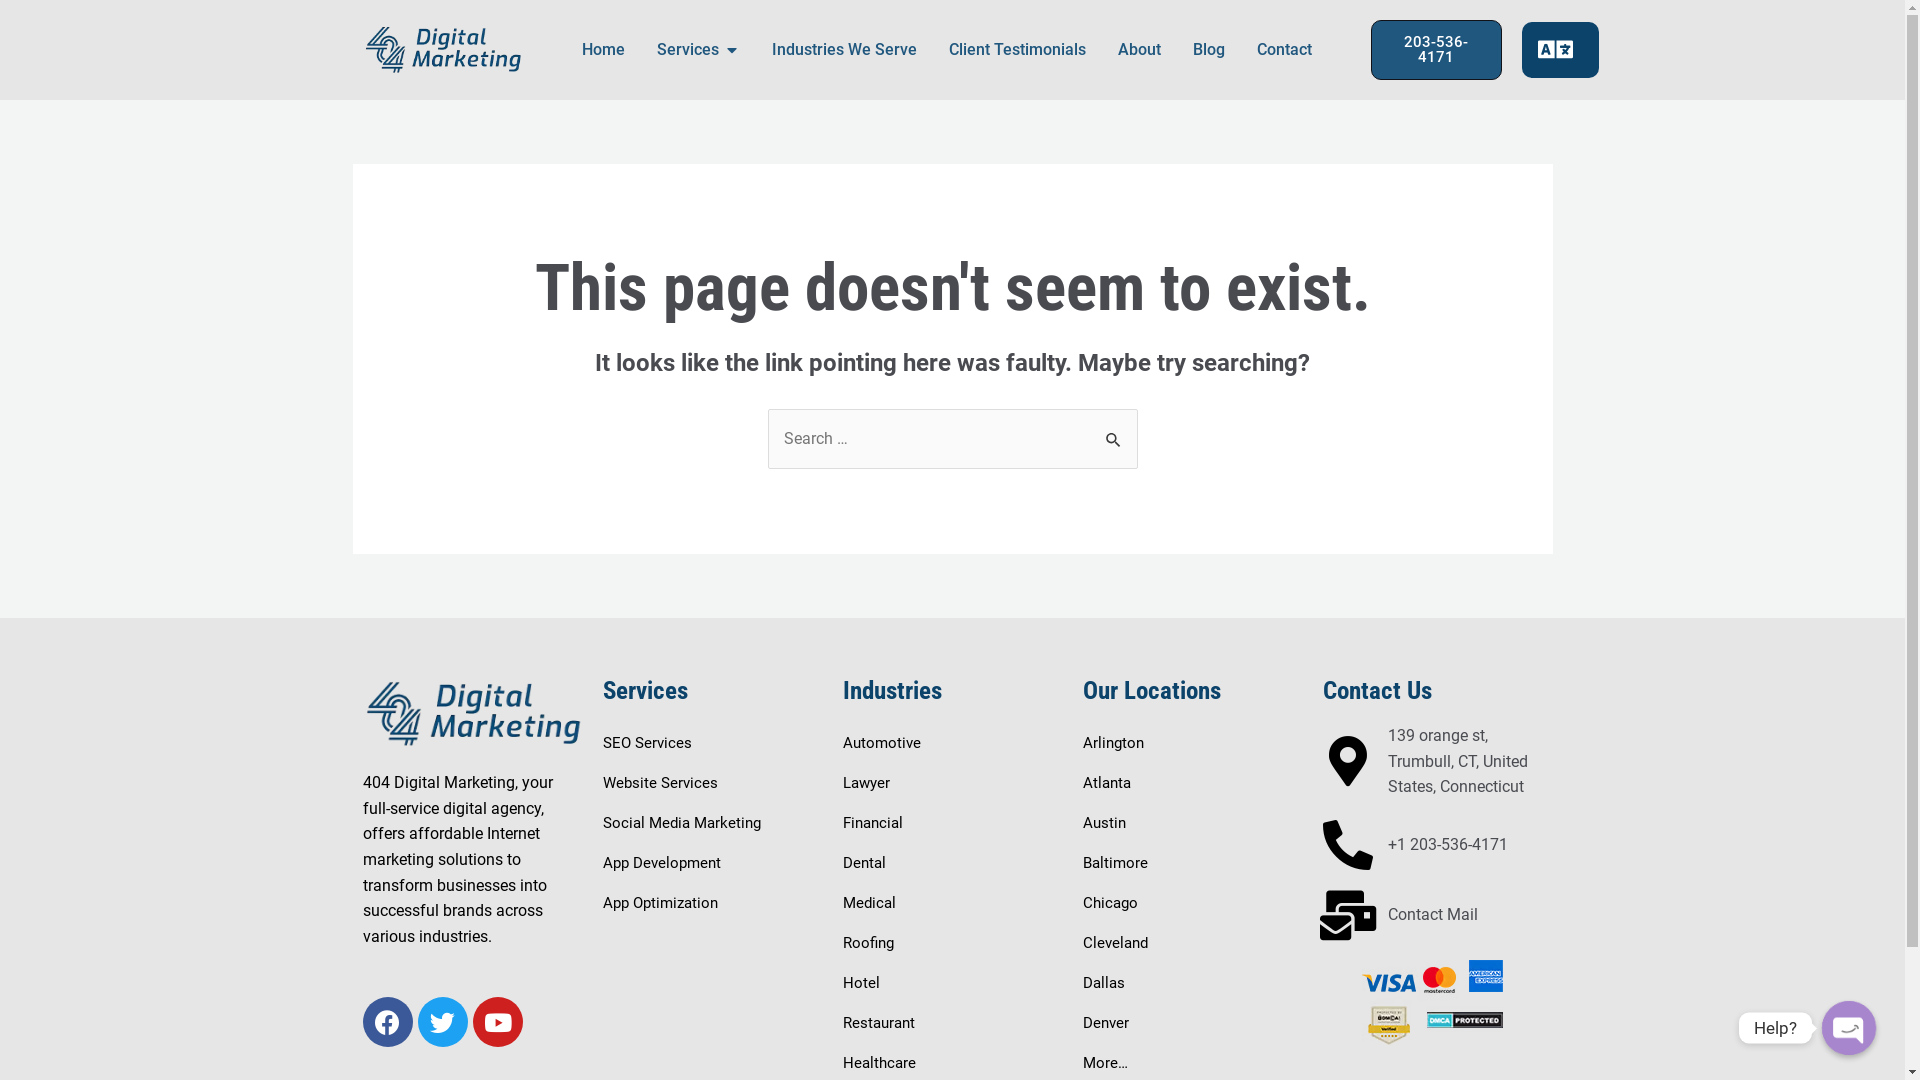  Describe the element at coordinates (646, 743) in the screenshot. I see `'SEO Services'` at that location.